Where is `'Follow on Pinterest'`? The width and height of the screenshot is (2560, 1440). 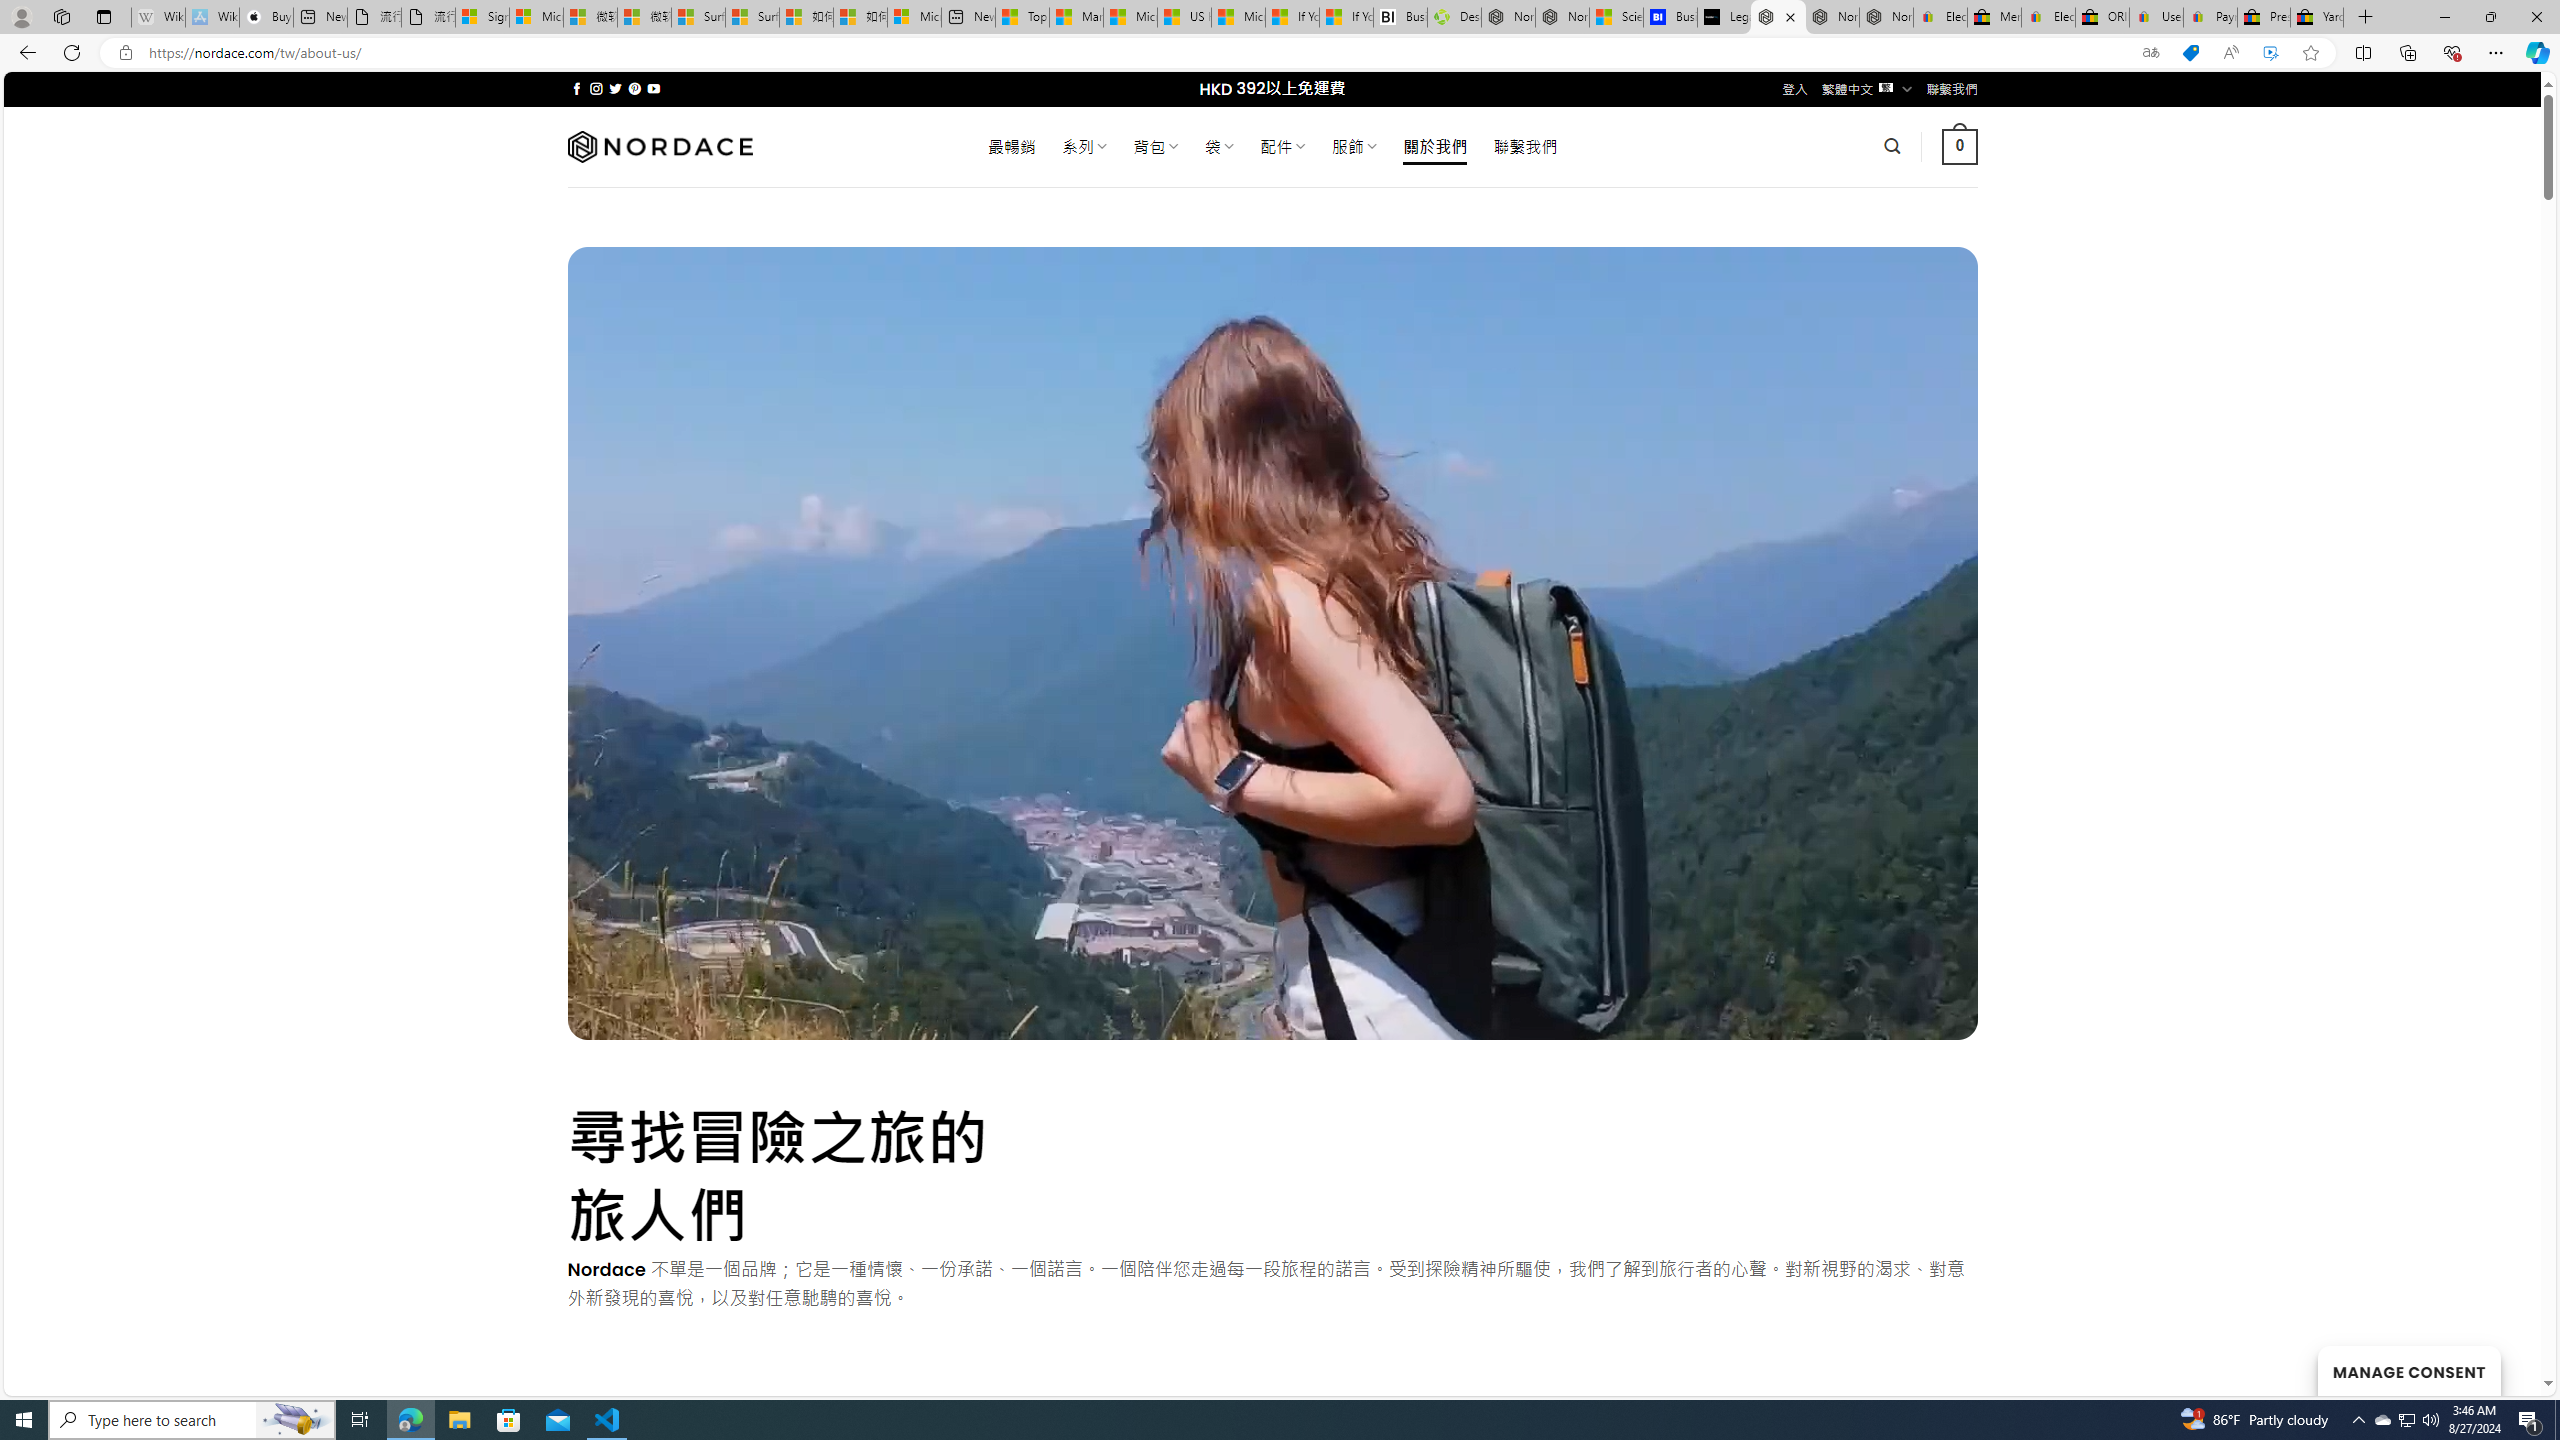
'Follow on Pinterest' is located at coordinates (632, 88).